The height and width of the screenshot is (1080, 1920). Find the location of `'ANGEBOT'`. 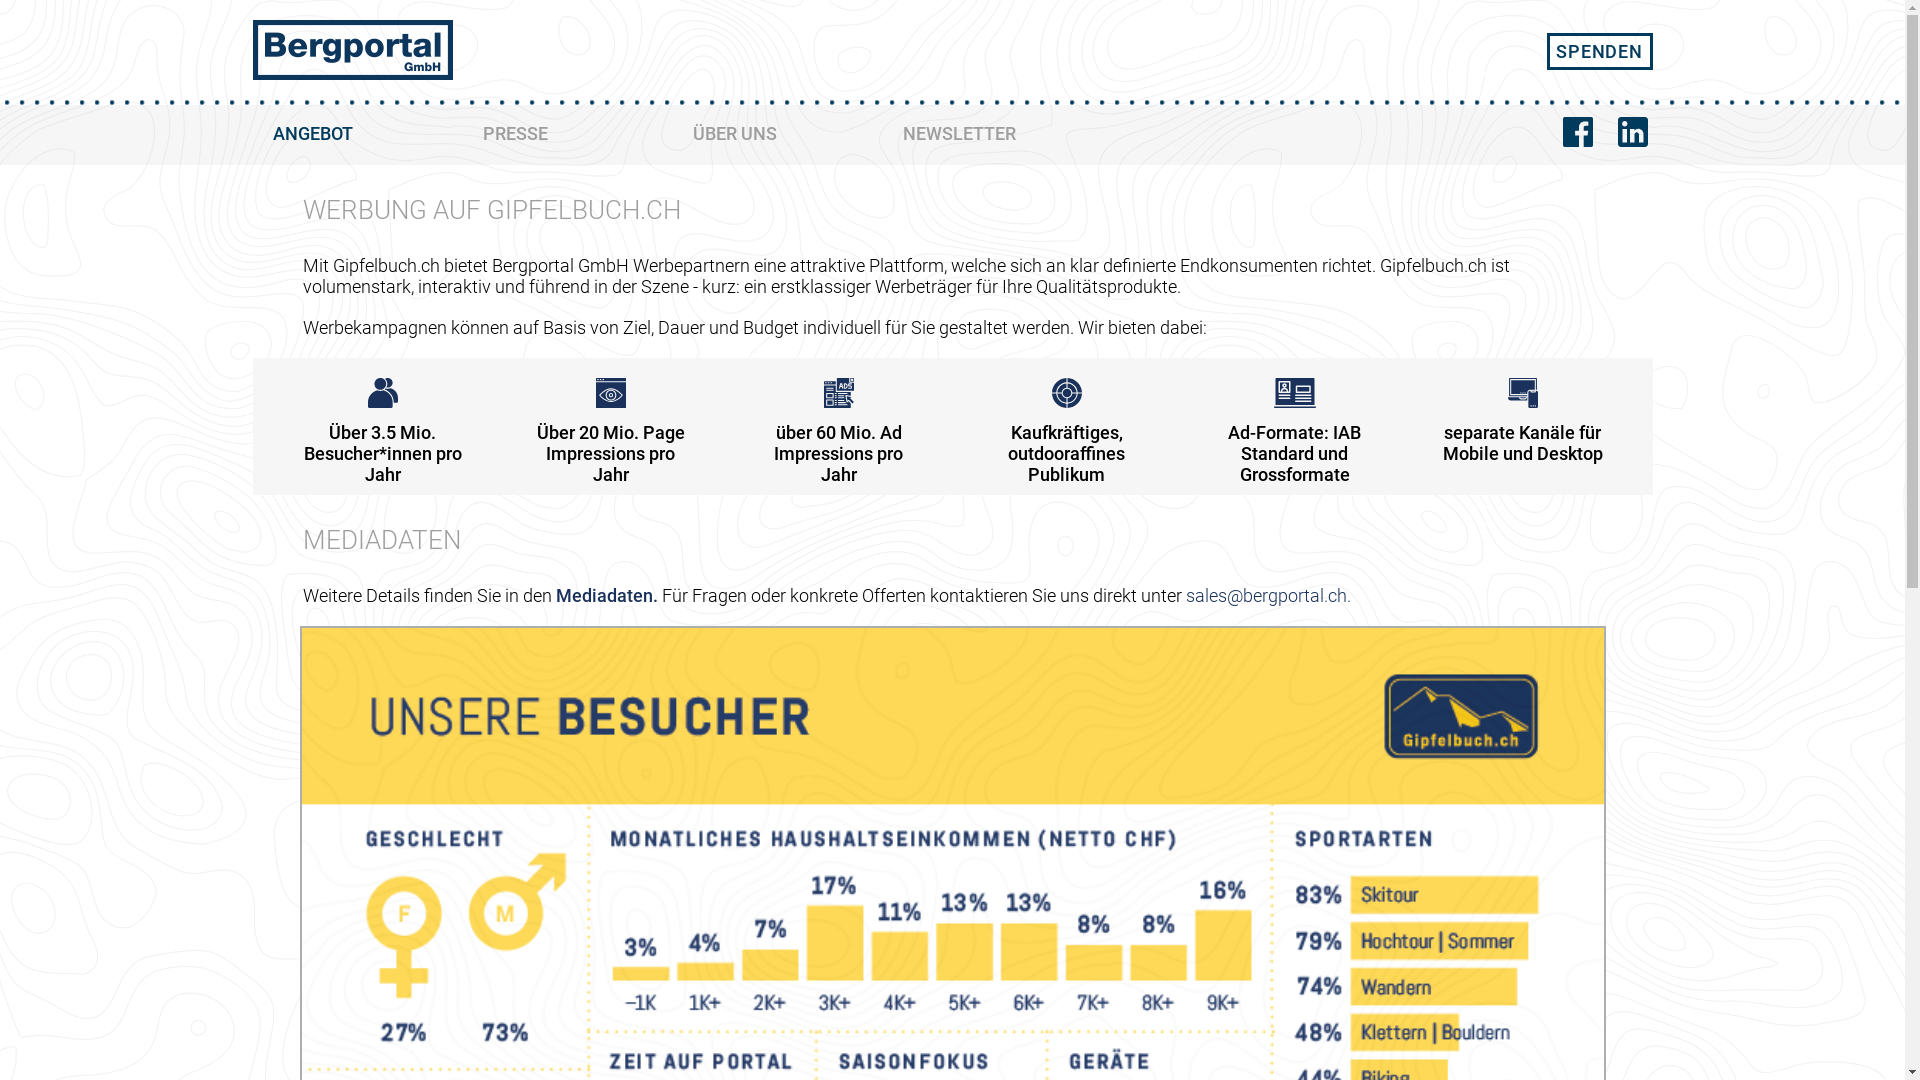

'ANGEBOT' is located at coordinates (356, 135).